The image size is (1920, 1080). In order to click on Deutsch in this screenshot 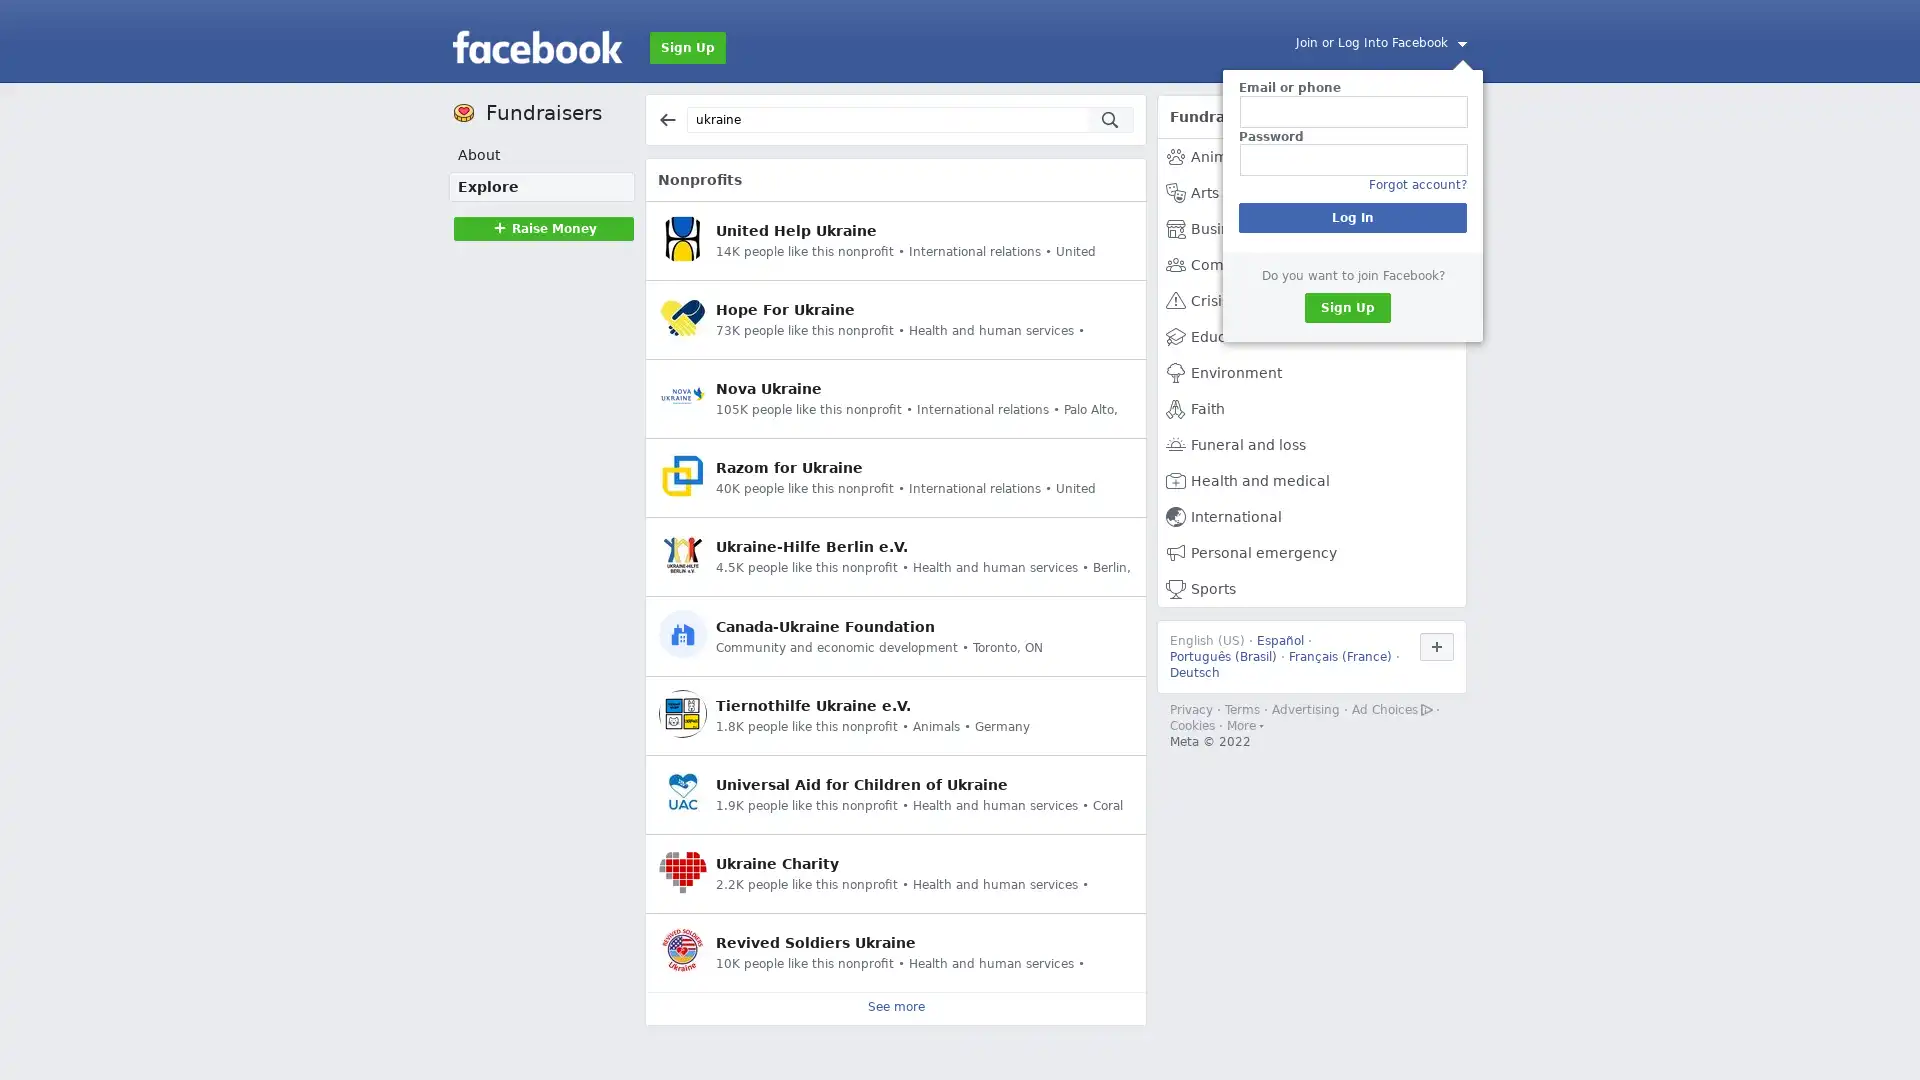, I will do `click(1195, 672)`.